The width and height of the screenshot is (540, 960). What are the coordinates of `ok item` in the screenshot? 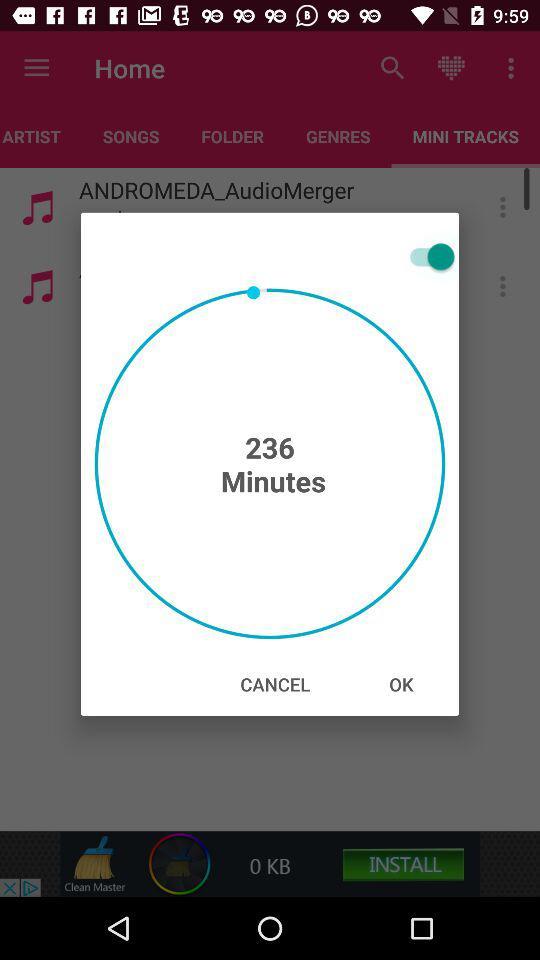 It's located at (401, 684).